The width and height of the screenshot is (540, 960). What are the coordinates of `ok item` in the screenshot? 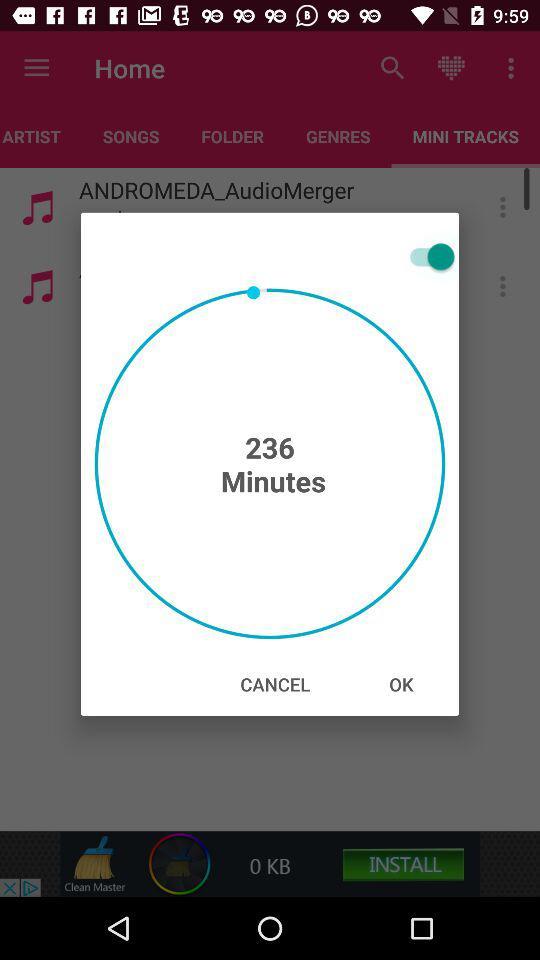 It's located at (401, 684).